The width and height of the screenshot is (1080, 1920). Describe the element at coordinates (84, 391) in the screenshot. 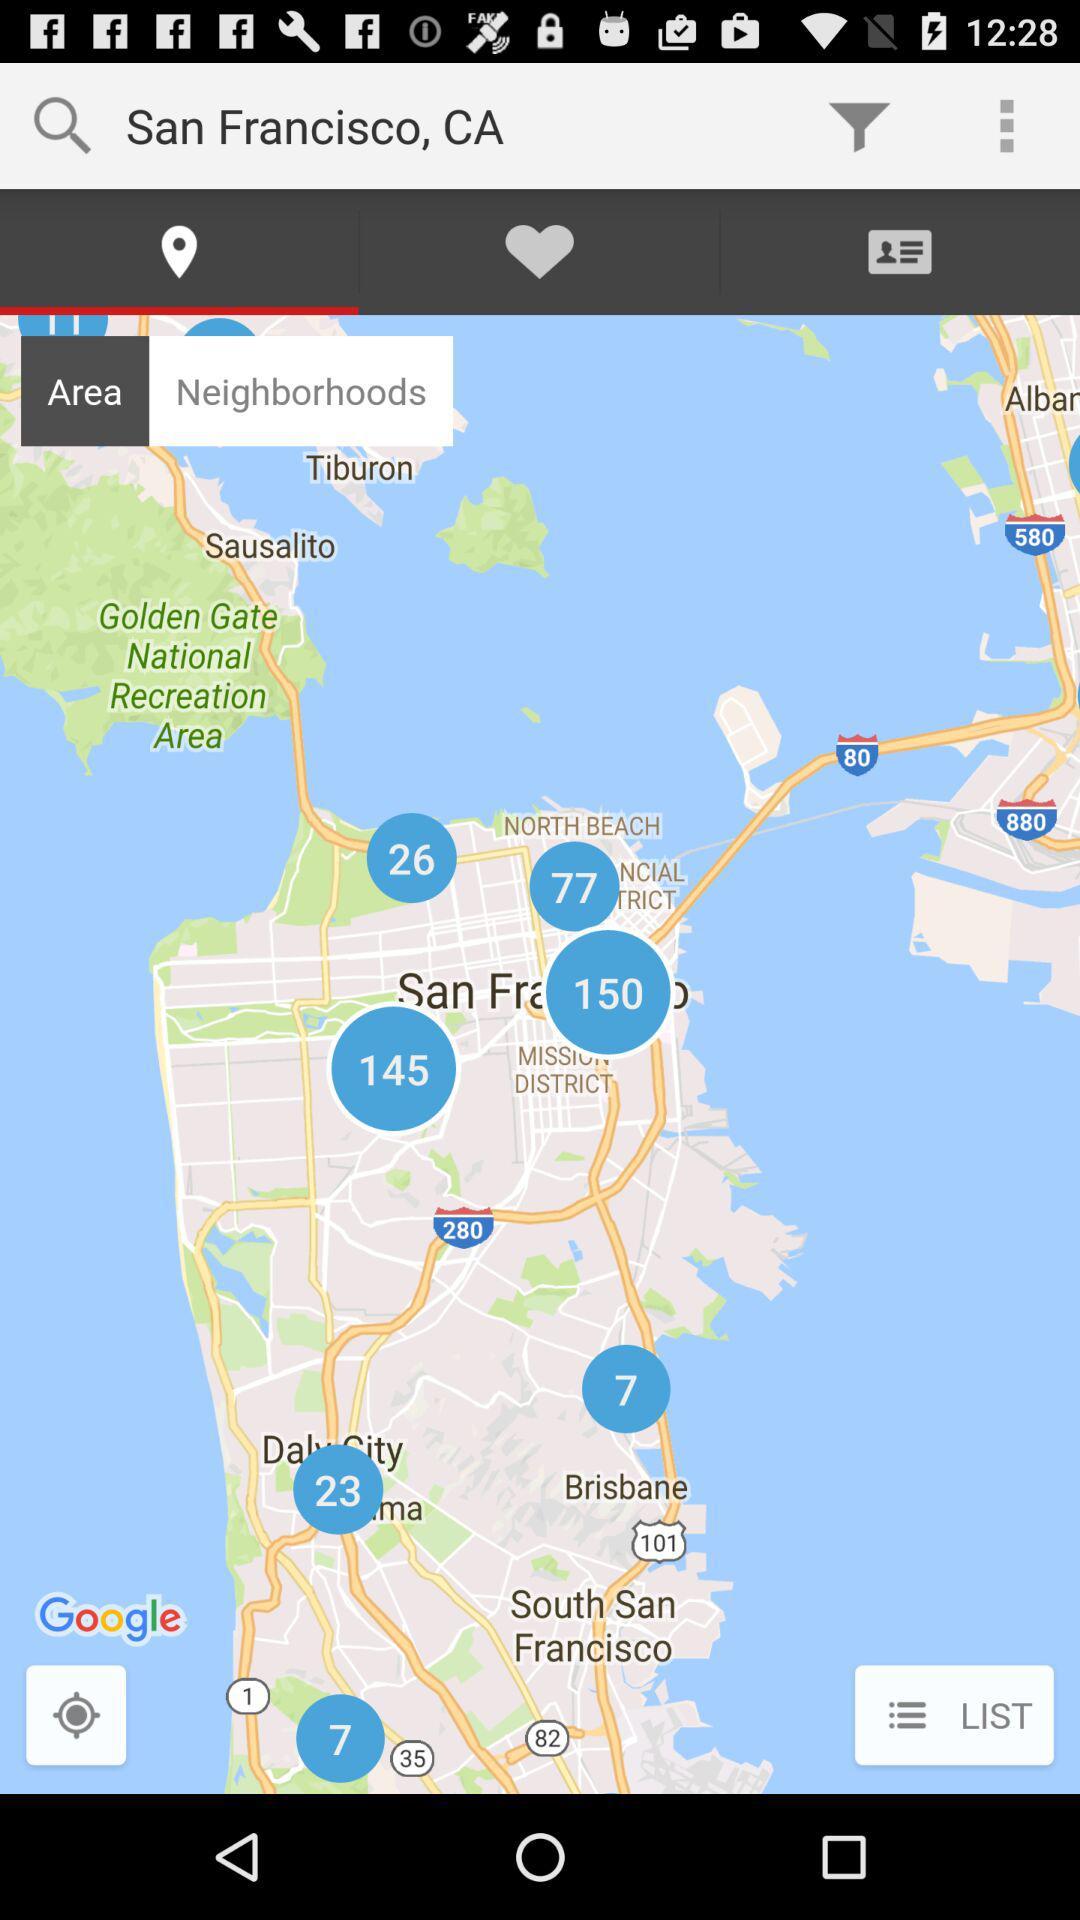

I see `icon to the left of neighborhoods item` at that location.